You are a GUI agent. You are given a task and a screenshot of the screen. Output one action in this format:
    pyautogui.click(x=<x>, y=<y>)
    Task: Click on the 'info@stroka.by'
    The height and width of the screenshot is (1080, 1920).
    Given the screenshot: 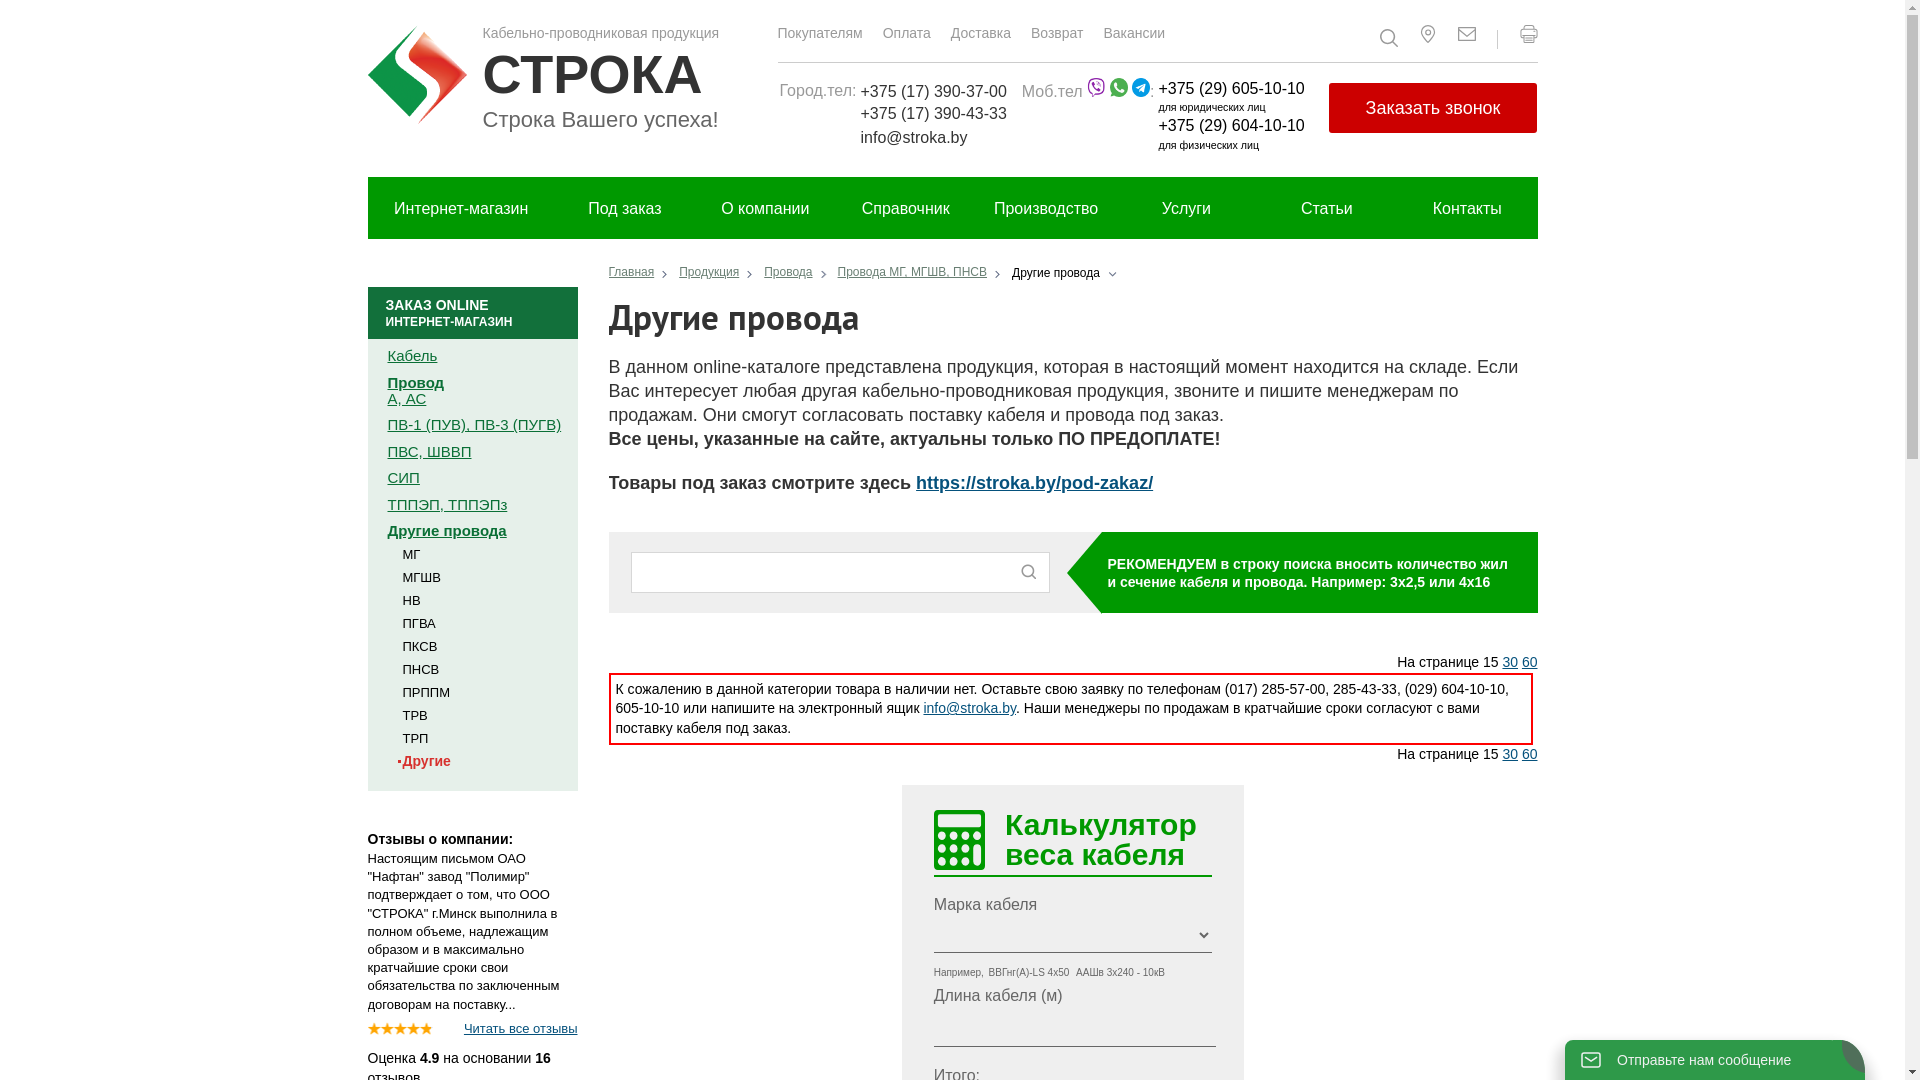 What is the action you would take?
    pyautogui.click(x=933, y=137)
    